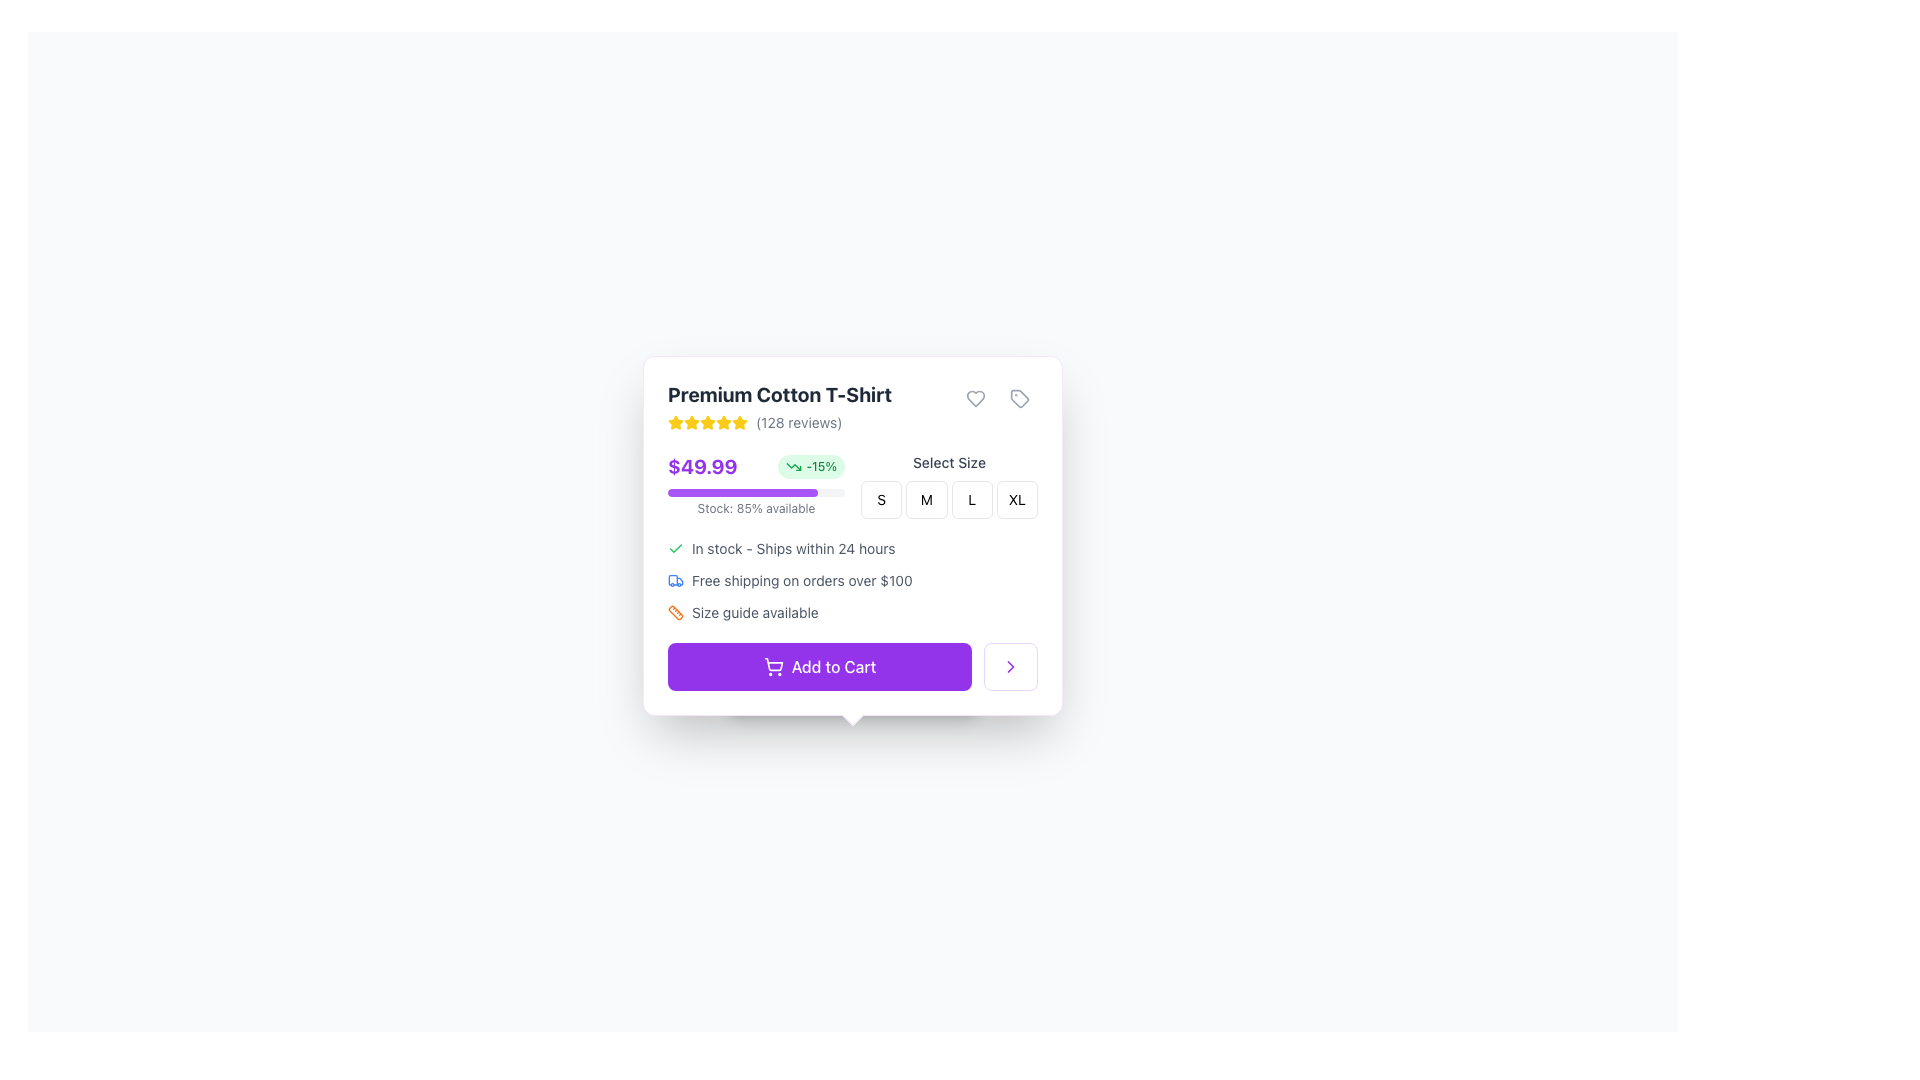  What do you see at coordinates (1011, 667) in the screenshot?
I see `the rightward-pointing chevron icon within the circular button in the bottom right corner of the product card` at bounding box center [1011, 667].